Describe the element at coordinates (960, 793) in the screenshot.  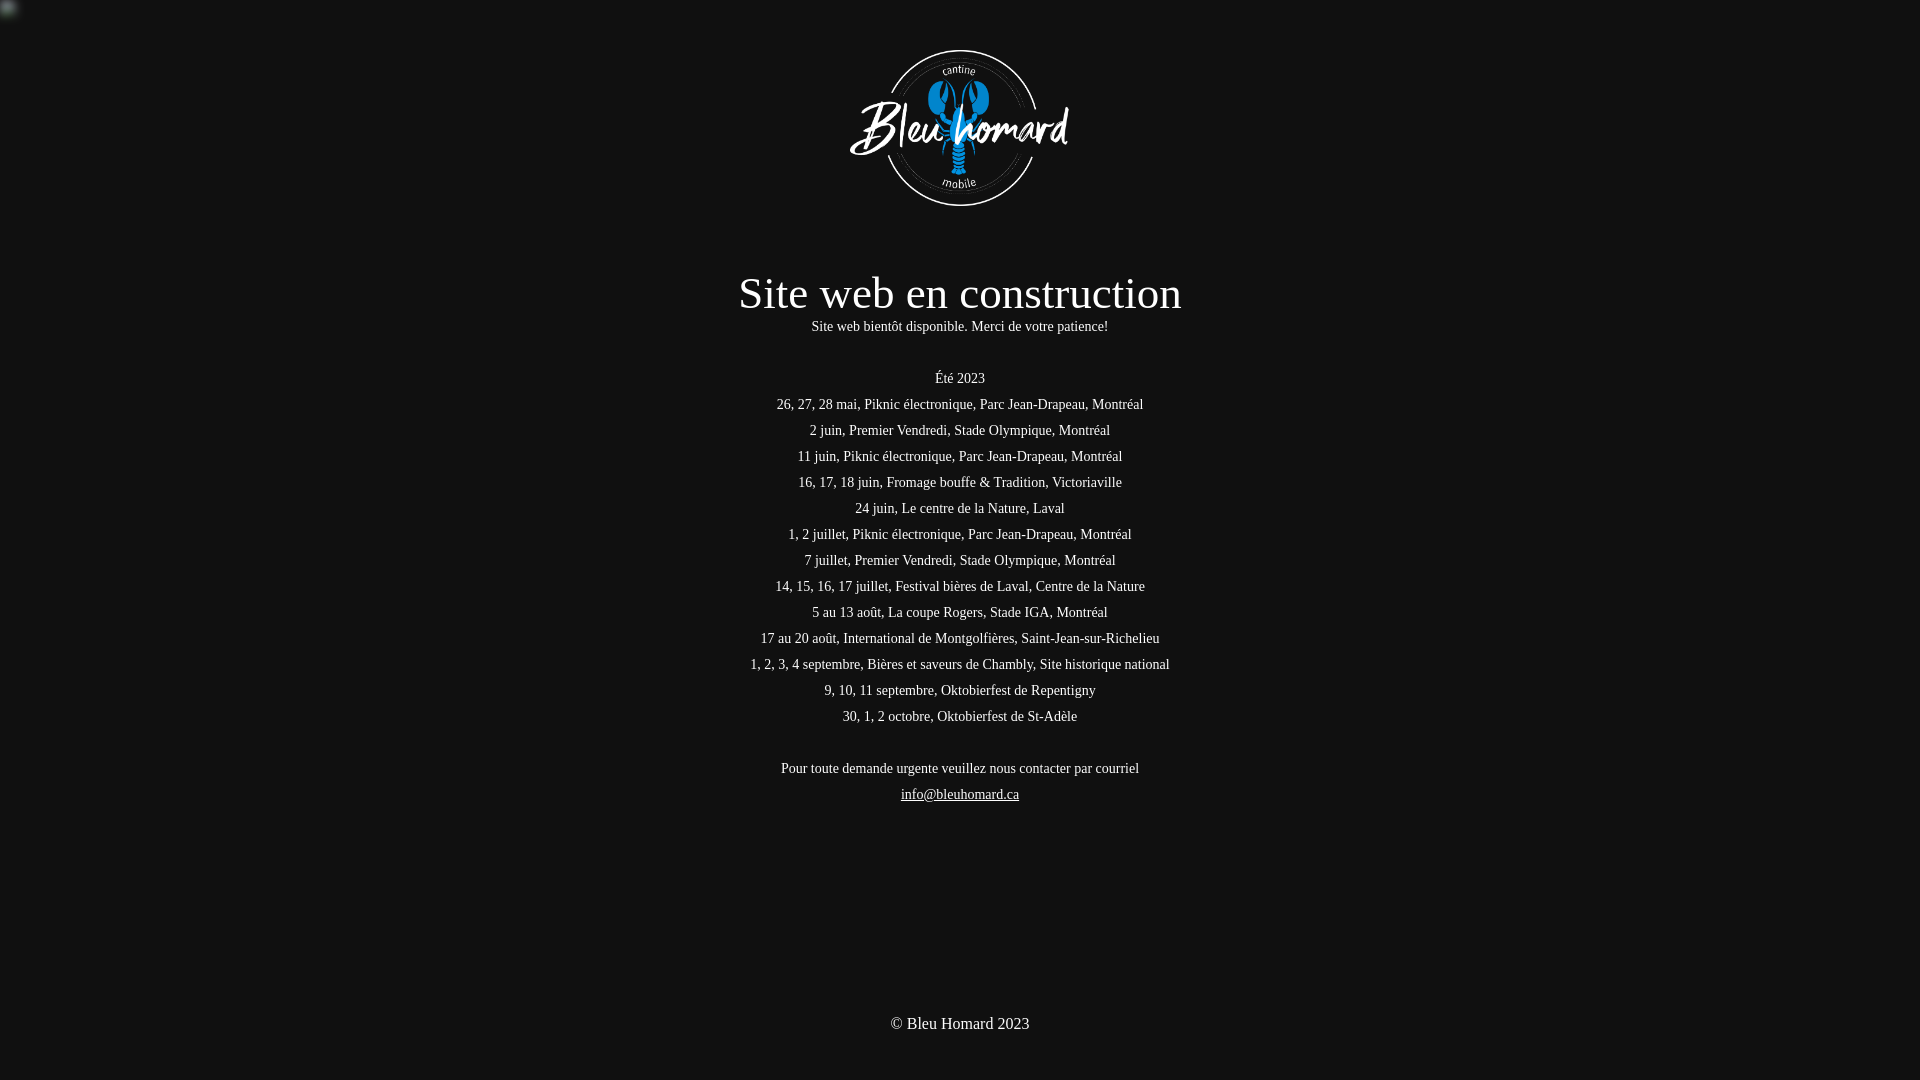
I see `'info@bleuhomard.ca'` at that location.